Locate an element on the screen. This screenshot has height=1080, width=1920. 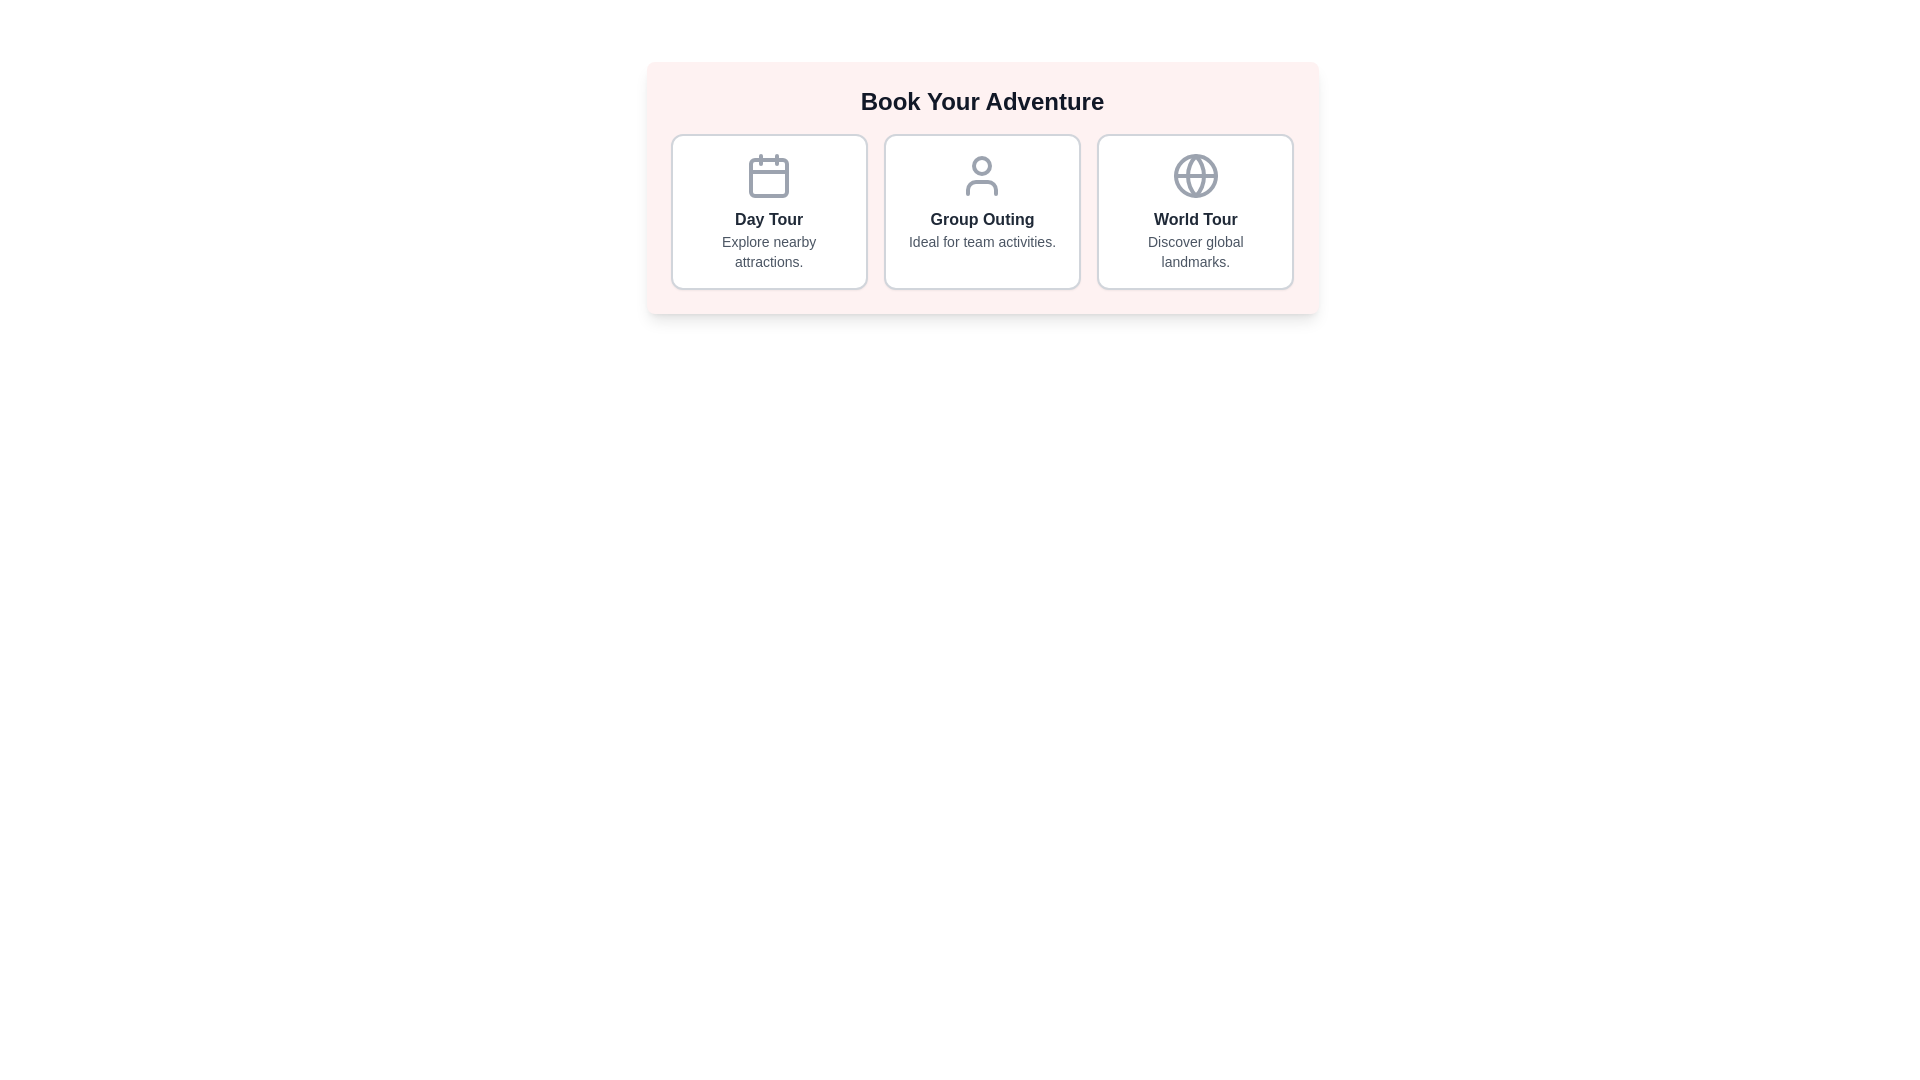
the globe icon representing 'World Tour' located above the text 'World Tour' and 'Discover global landmarks' within the card is located at coordinates (1195, 175).